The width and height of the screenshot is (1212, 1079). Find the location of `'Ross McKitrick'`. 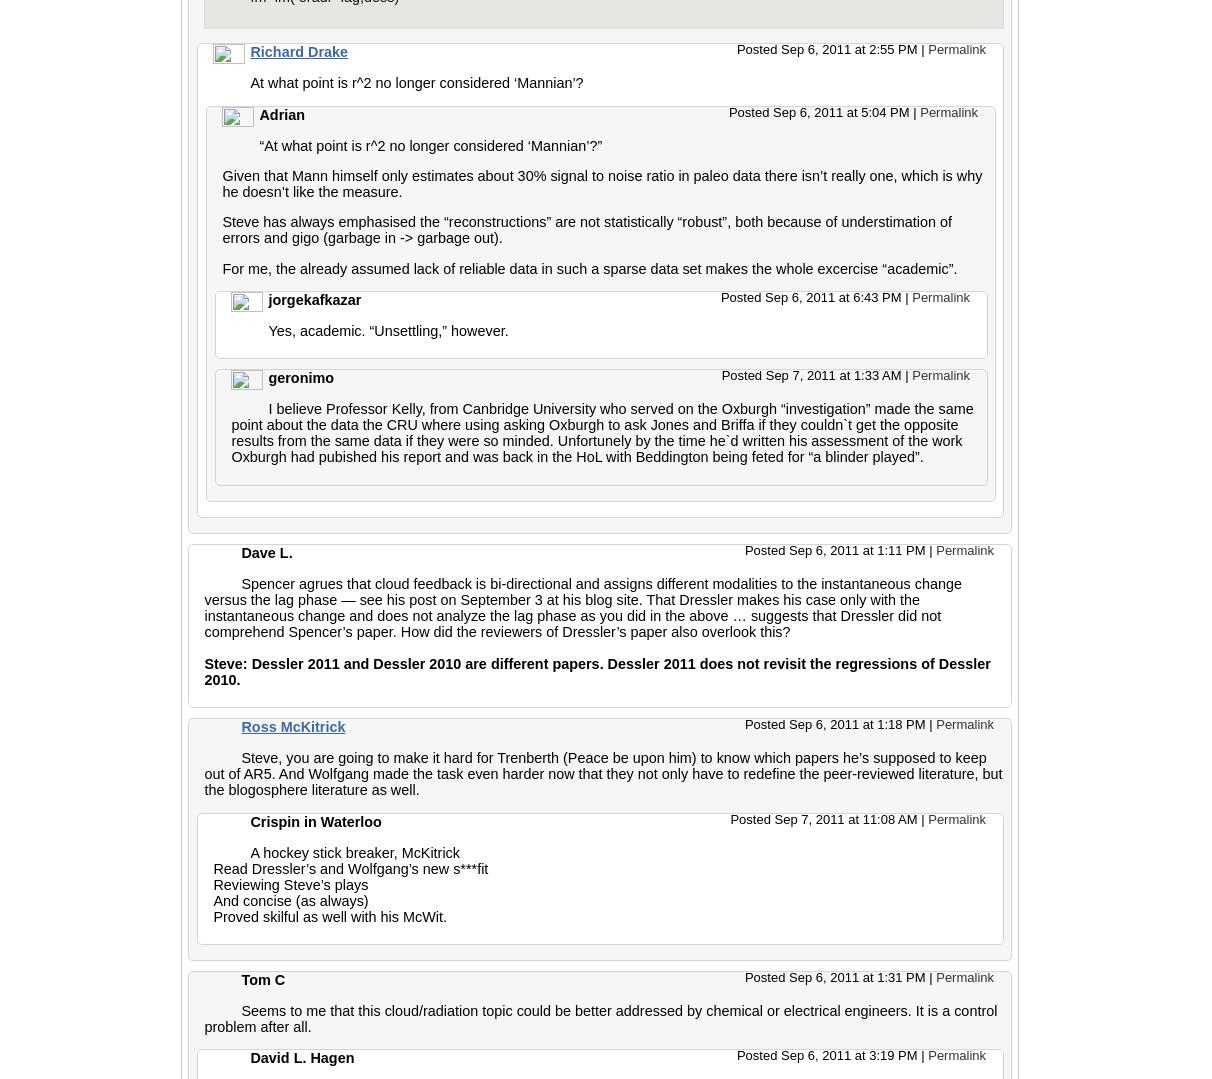

'Ross McKitrick' is located at coordinates (292, 726).